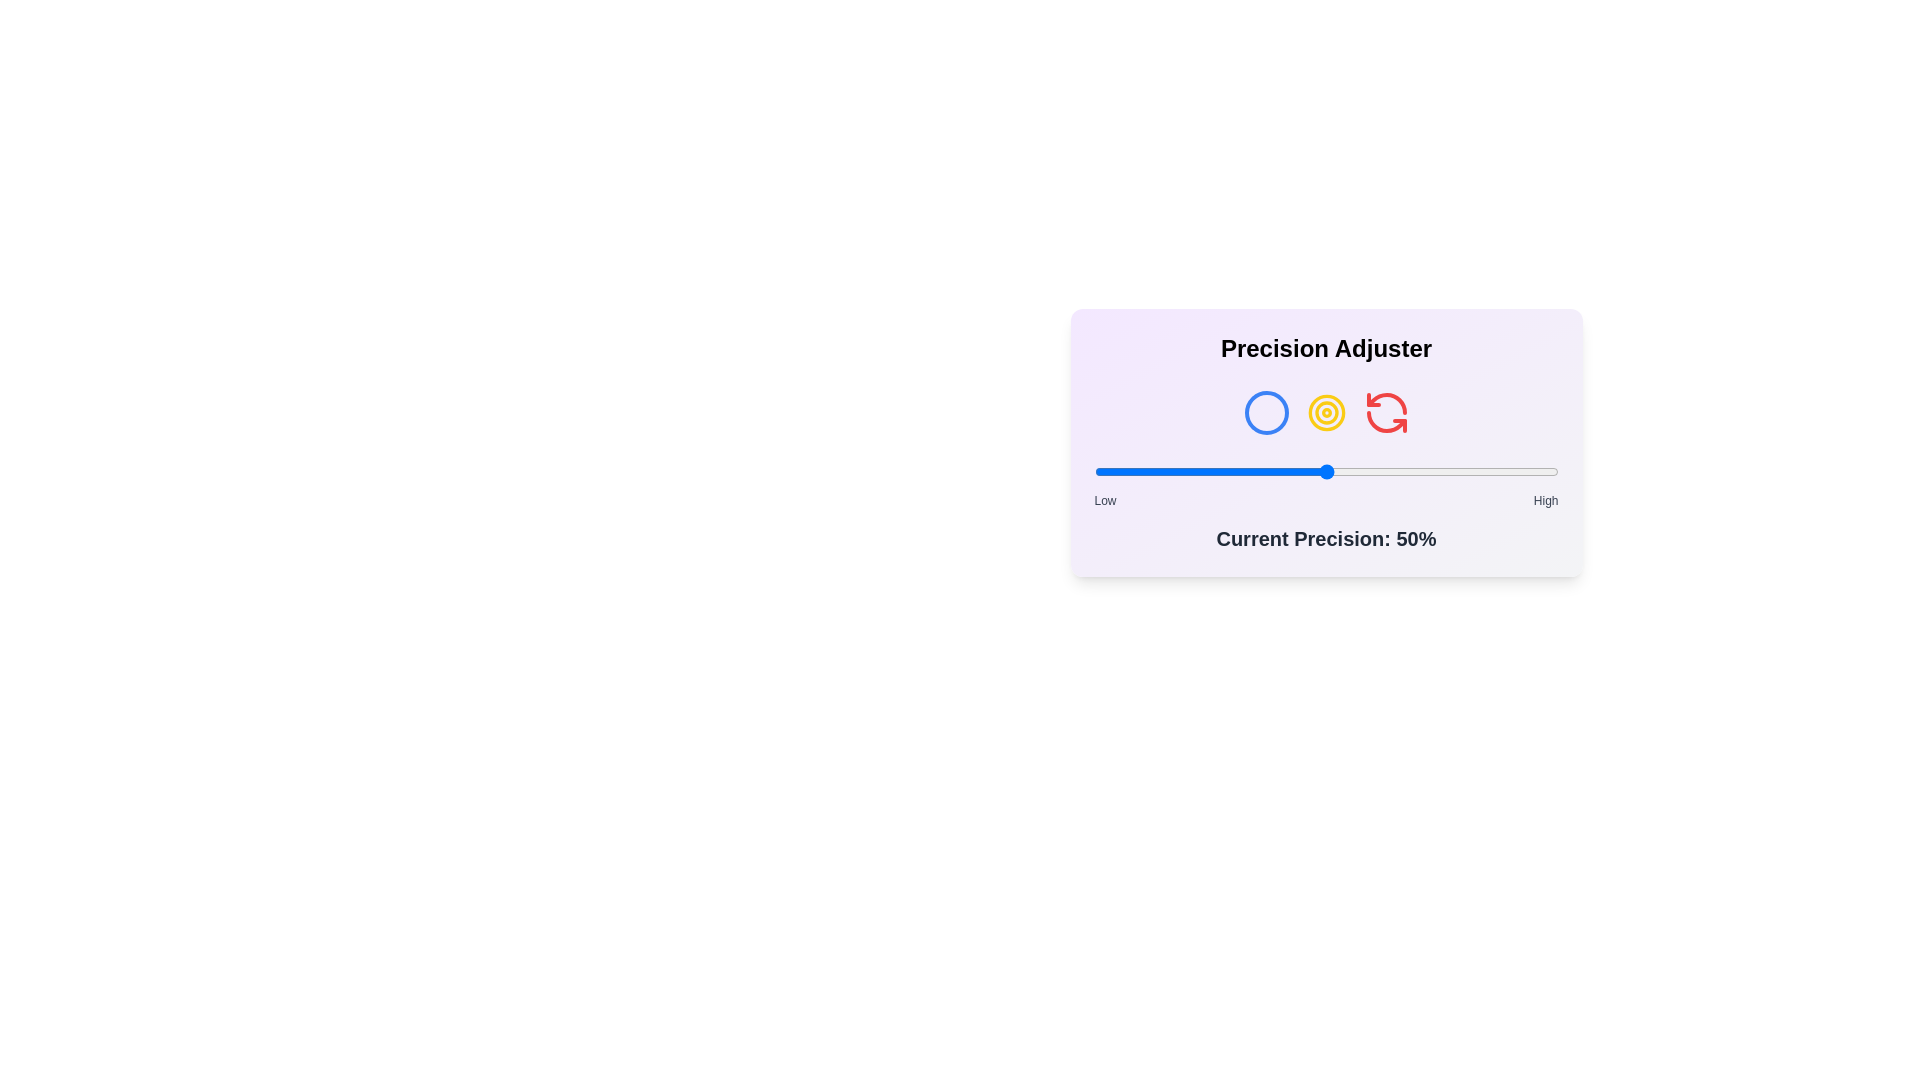 The image size is (1920, 1080). What do you see at coordinates (1442, 471) in the screenshot?
I see `the precision slider to 75%` at bounding box center [1442, 471].